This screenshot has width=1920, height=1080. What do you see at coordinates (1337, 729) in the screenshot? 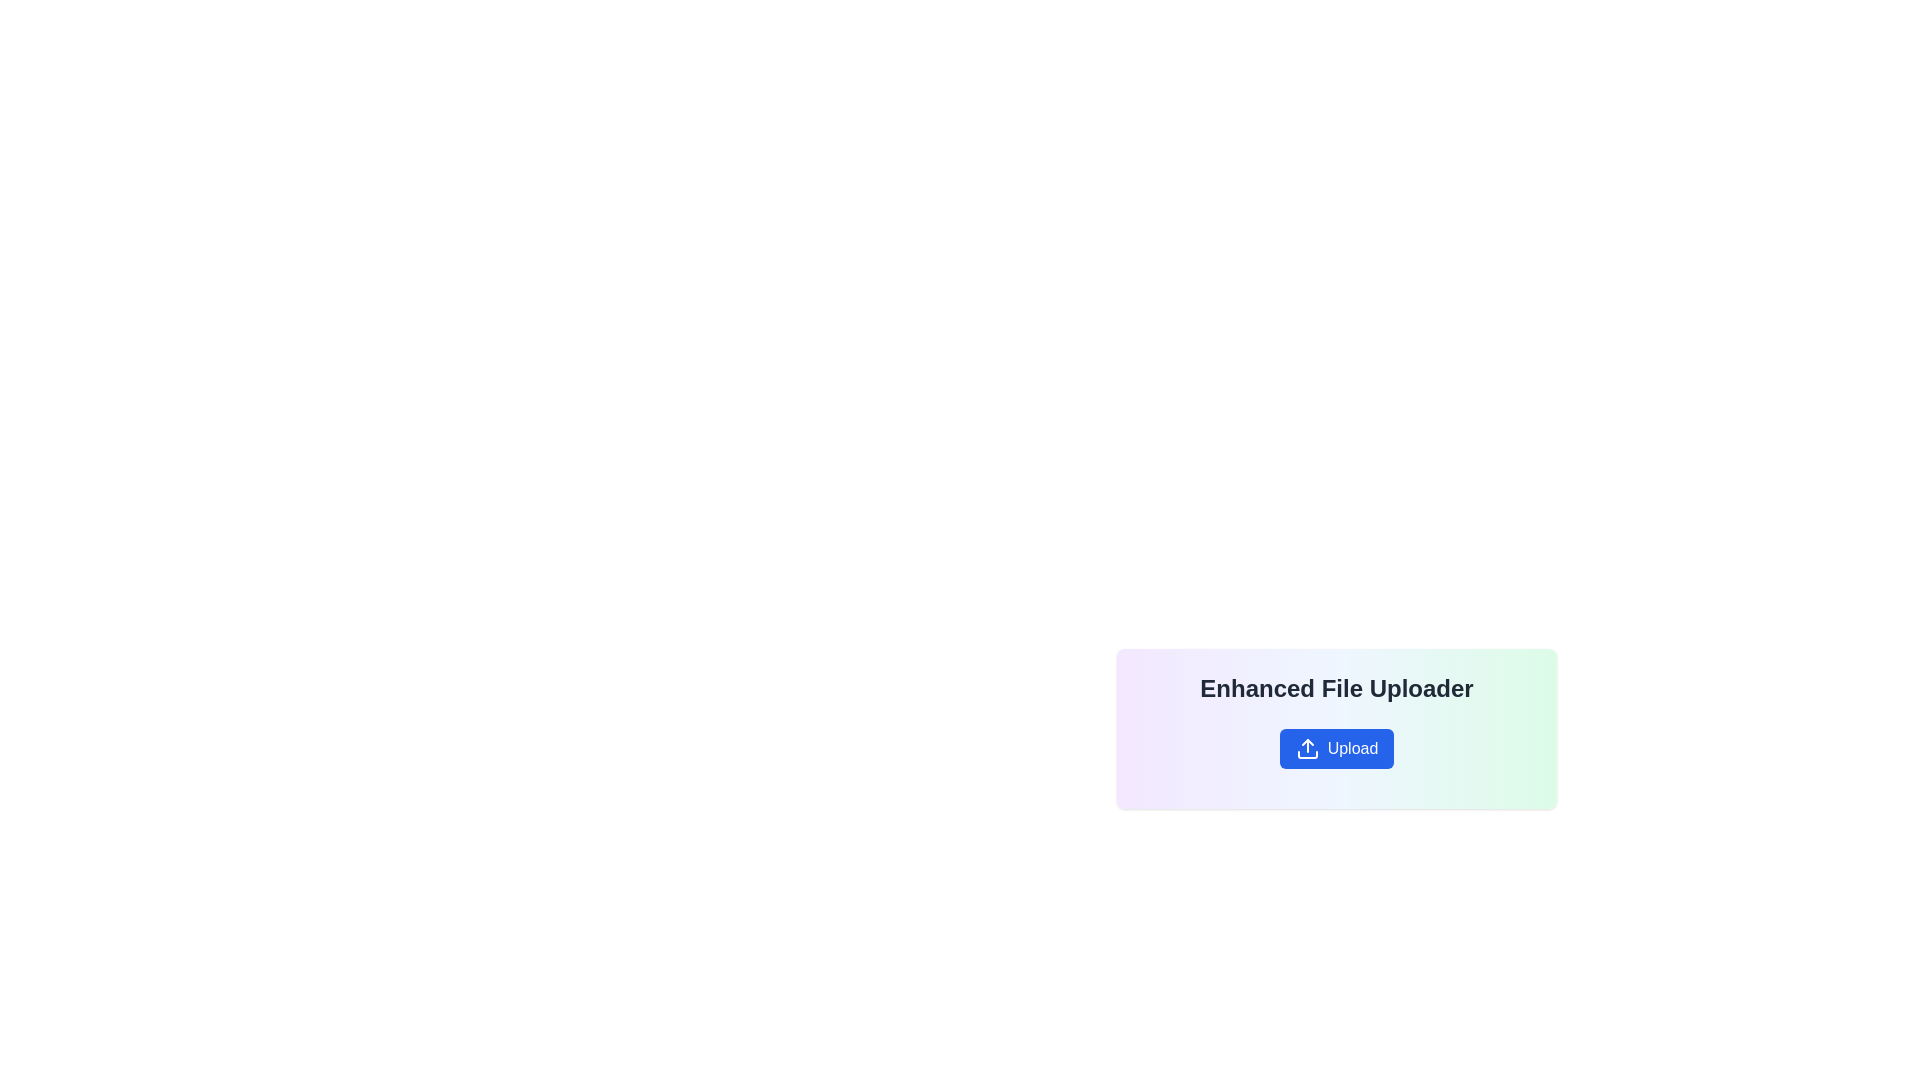
I see `the blue rounded 'Upload' button with a white upward arrow icon, located below the 'Enhanced File Uploader' text` at bounding box center [1337, 729].